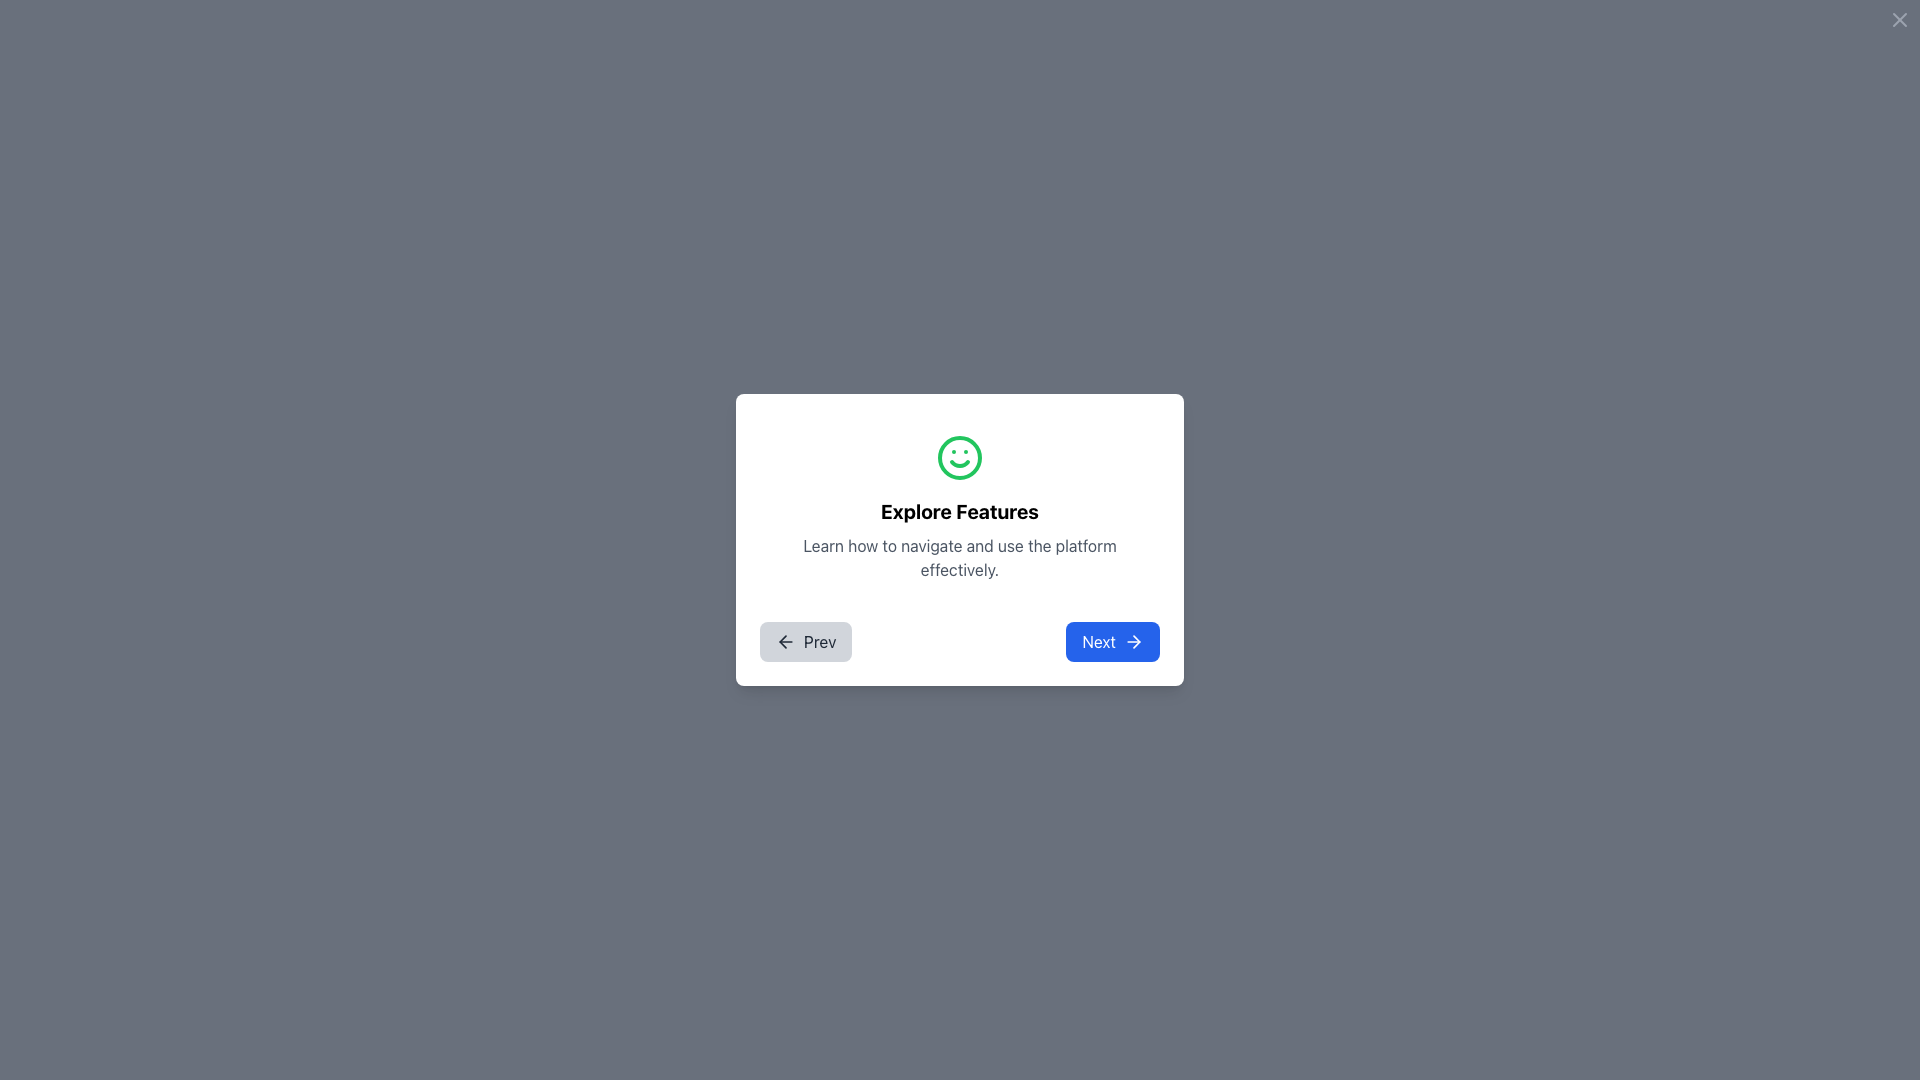 The height and width of the screenshot is (1080, 1920). Describe the element at coordinates (1112, 641) in the screenshot. I see `the 'Next' button, which is a horizontal rectangular button with rounded corners, blue background, and white text aligned with an arrow icon, located at the bottom right of the centered card` at that location.